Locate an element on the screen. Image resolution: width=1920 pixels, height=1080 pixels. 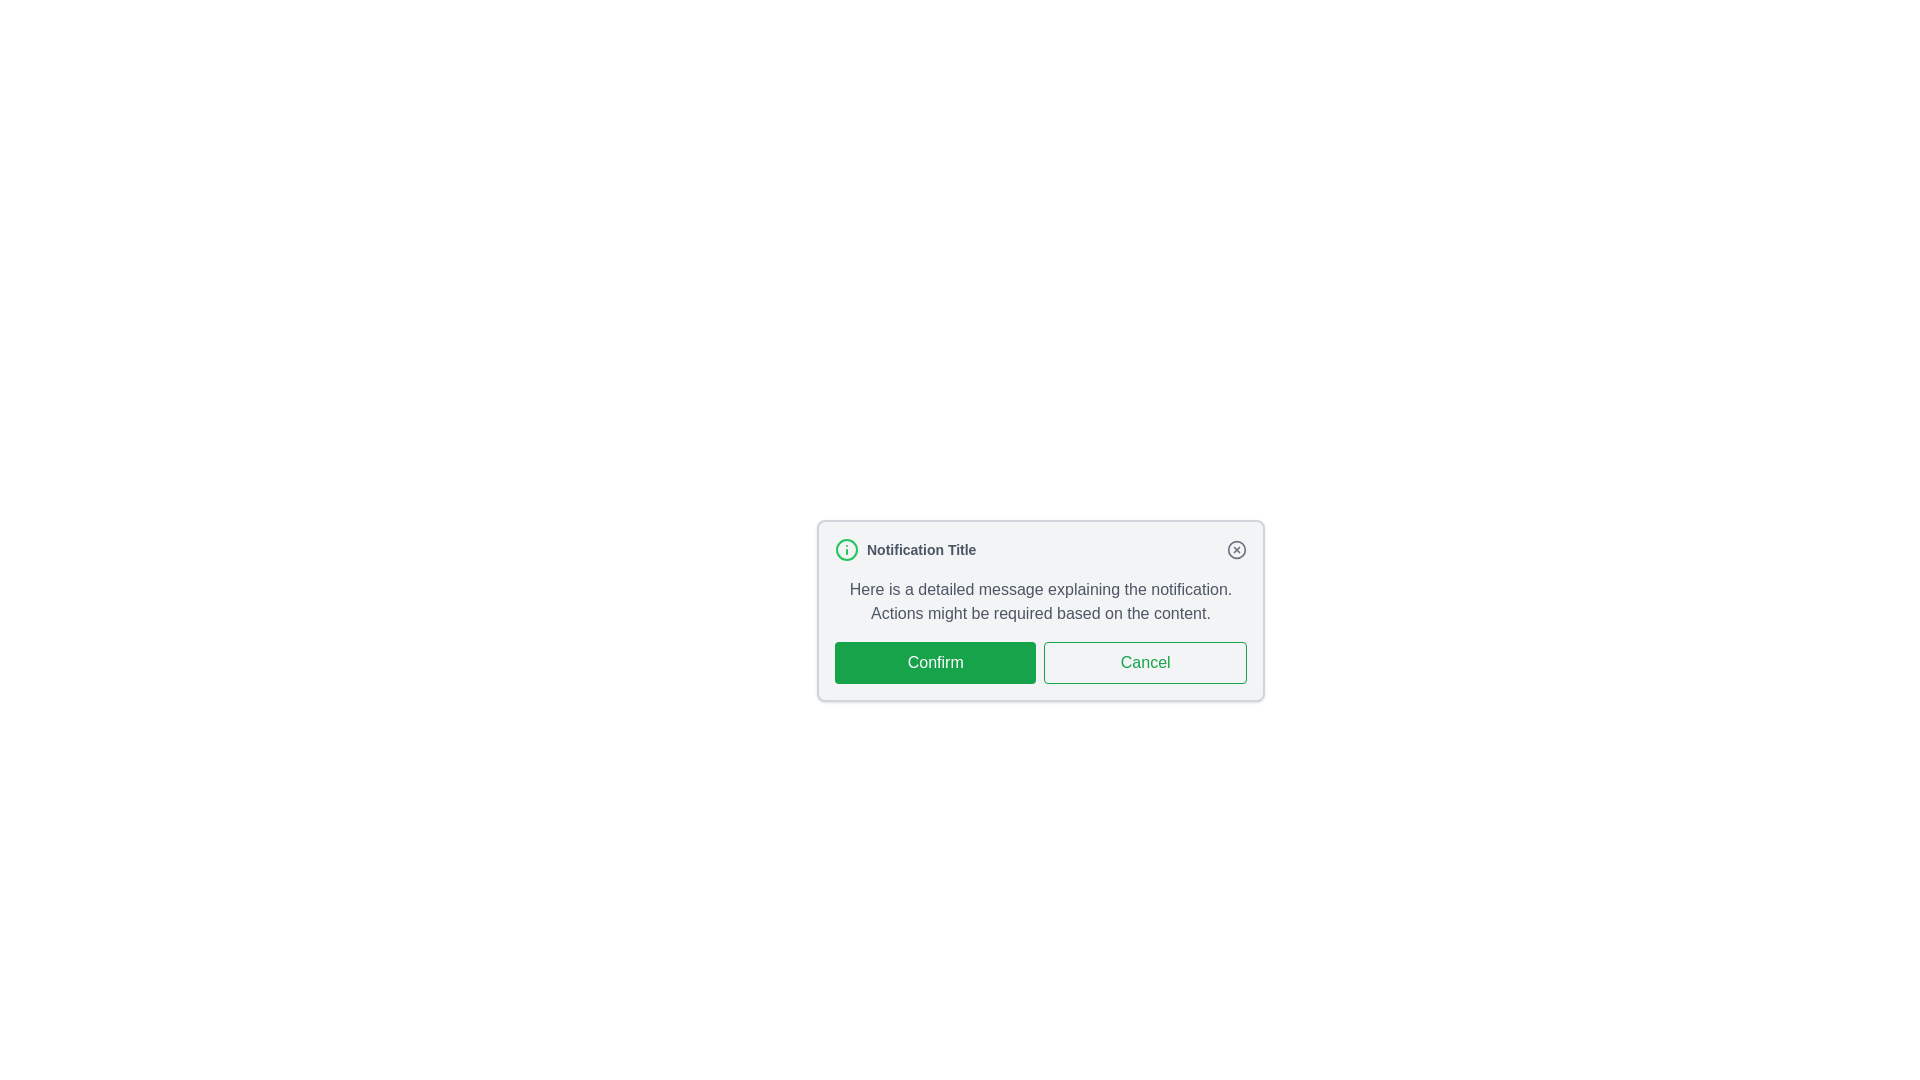
close button in the top-right corner of the notification panel is located at coordinates (1236, 550).